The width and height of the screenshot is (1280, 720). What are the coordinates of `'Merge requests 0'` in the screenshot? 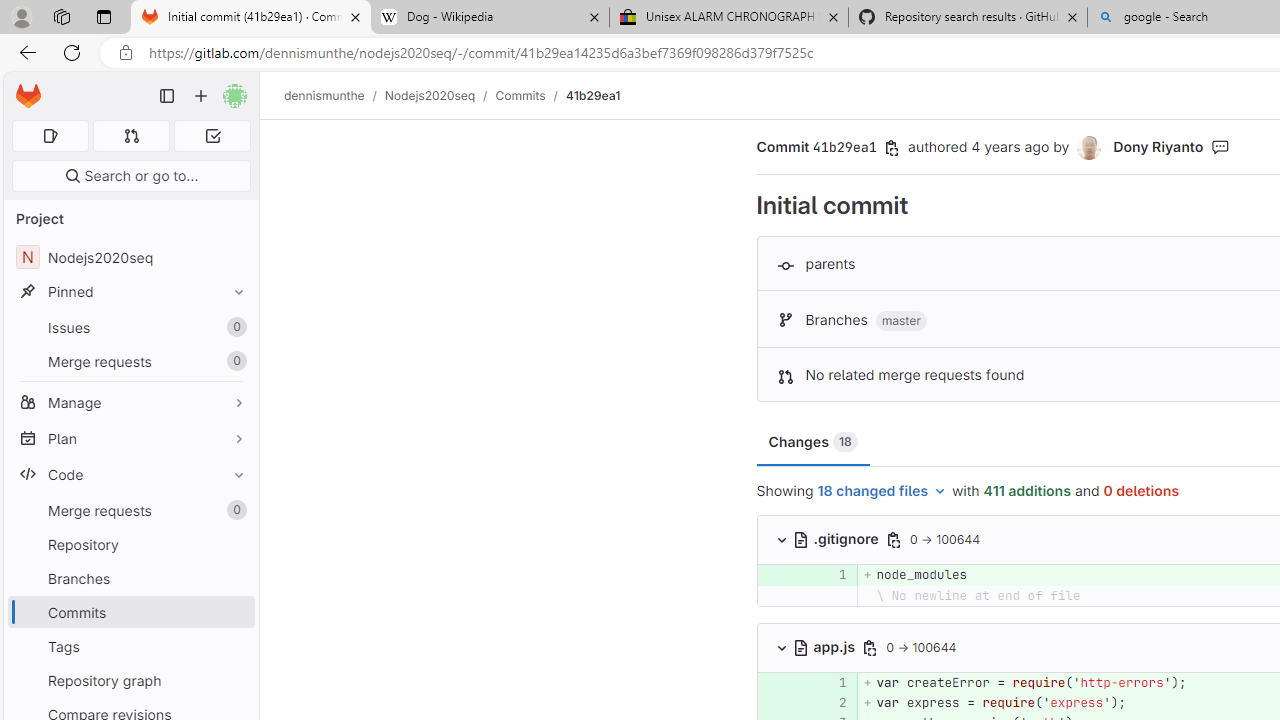 It's located at (130, 509).